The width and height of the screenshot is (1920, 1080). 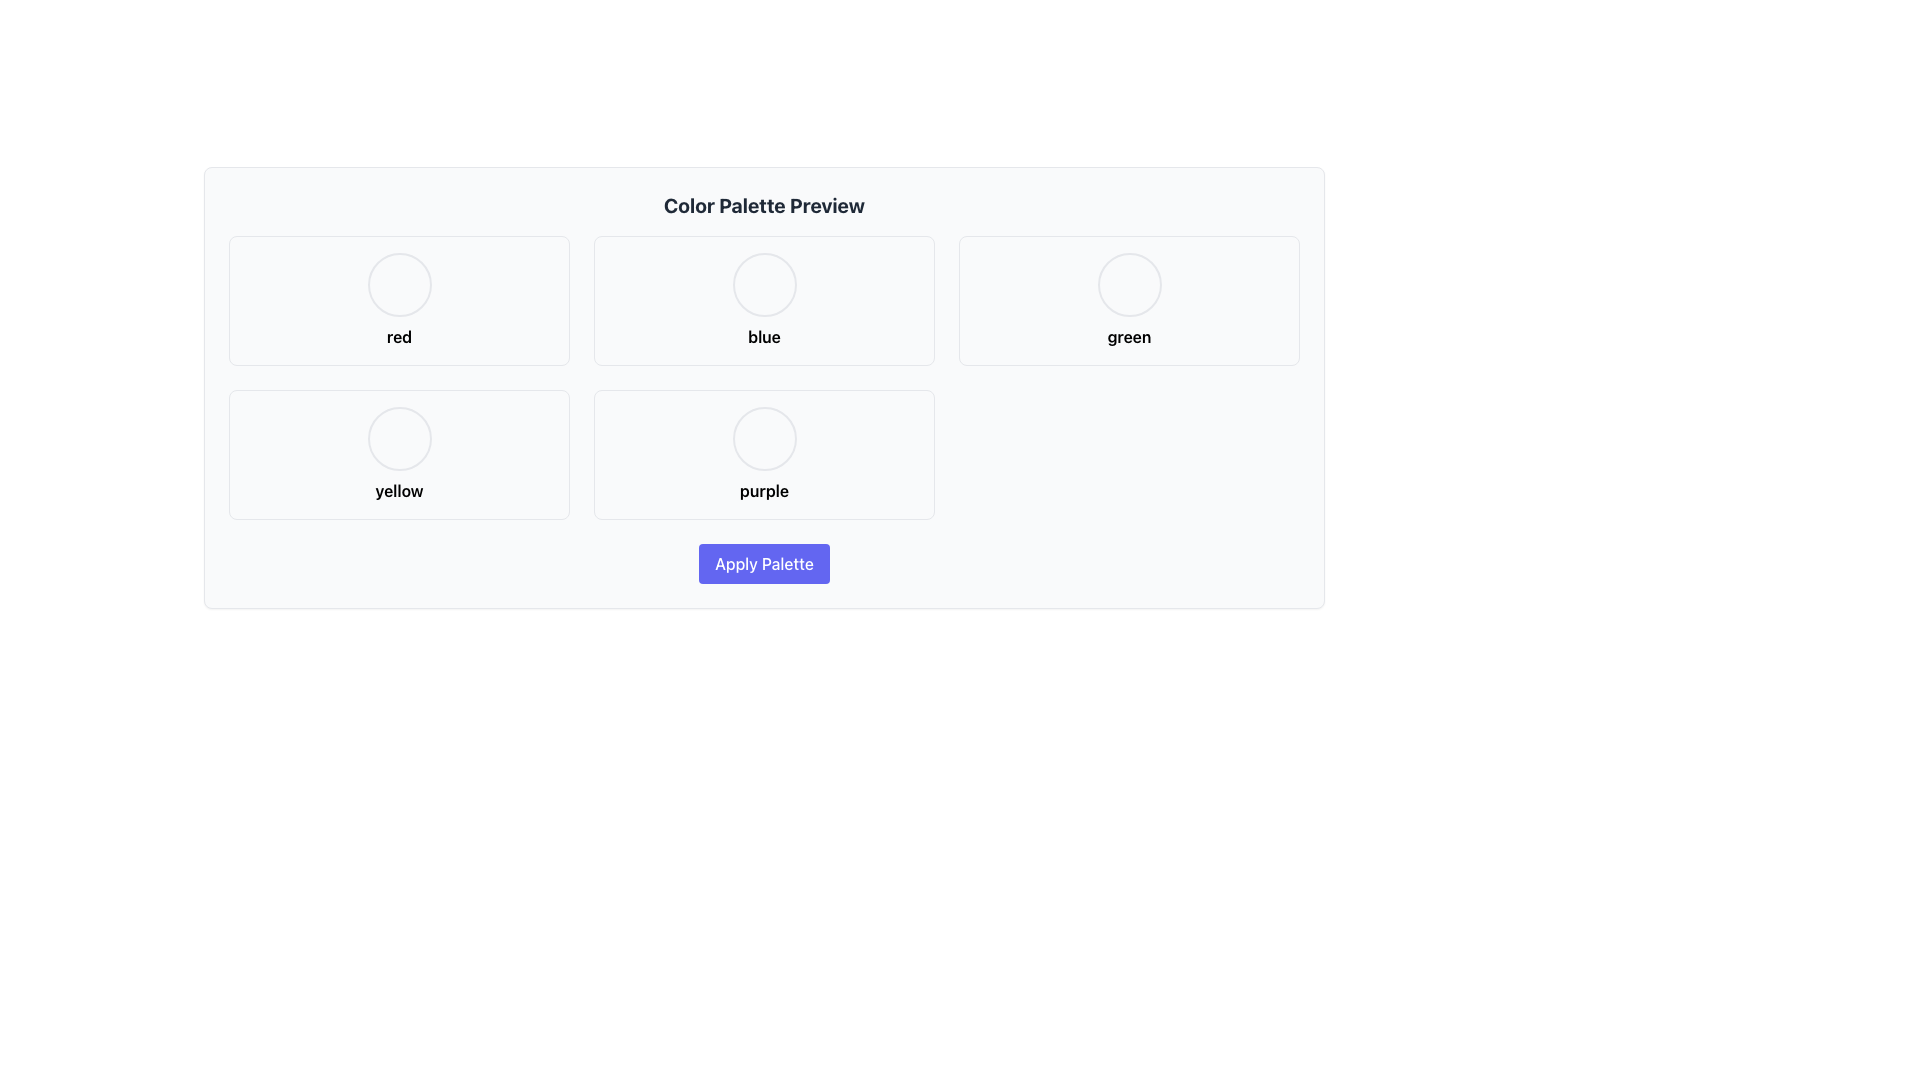 I want to click on the 'Apply Palette' button, so click(x=763, y=563).